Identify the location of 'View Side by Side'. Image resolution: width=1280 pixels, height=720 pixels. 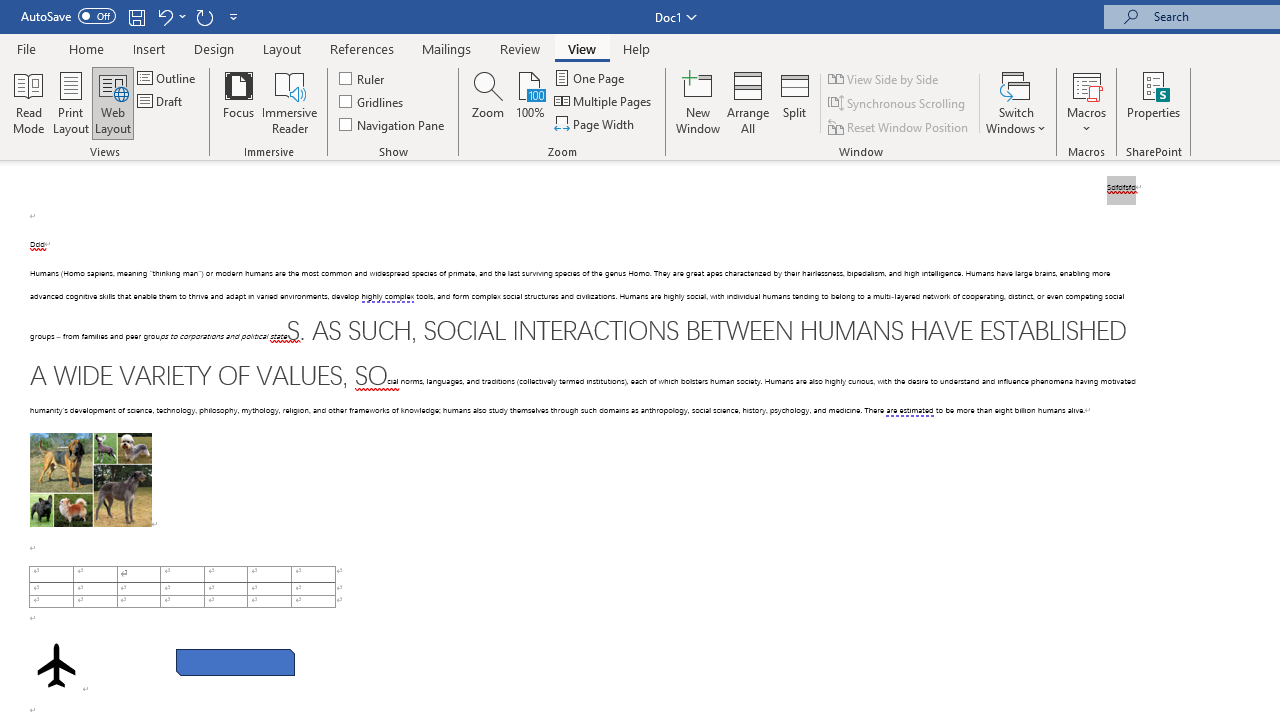
(884, 78).